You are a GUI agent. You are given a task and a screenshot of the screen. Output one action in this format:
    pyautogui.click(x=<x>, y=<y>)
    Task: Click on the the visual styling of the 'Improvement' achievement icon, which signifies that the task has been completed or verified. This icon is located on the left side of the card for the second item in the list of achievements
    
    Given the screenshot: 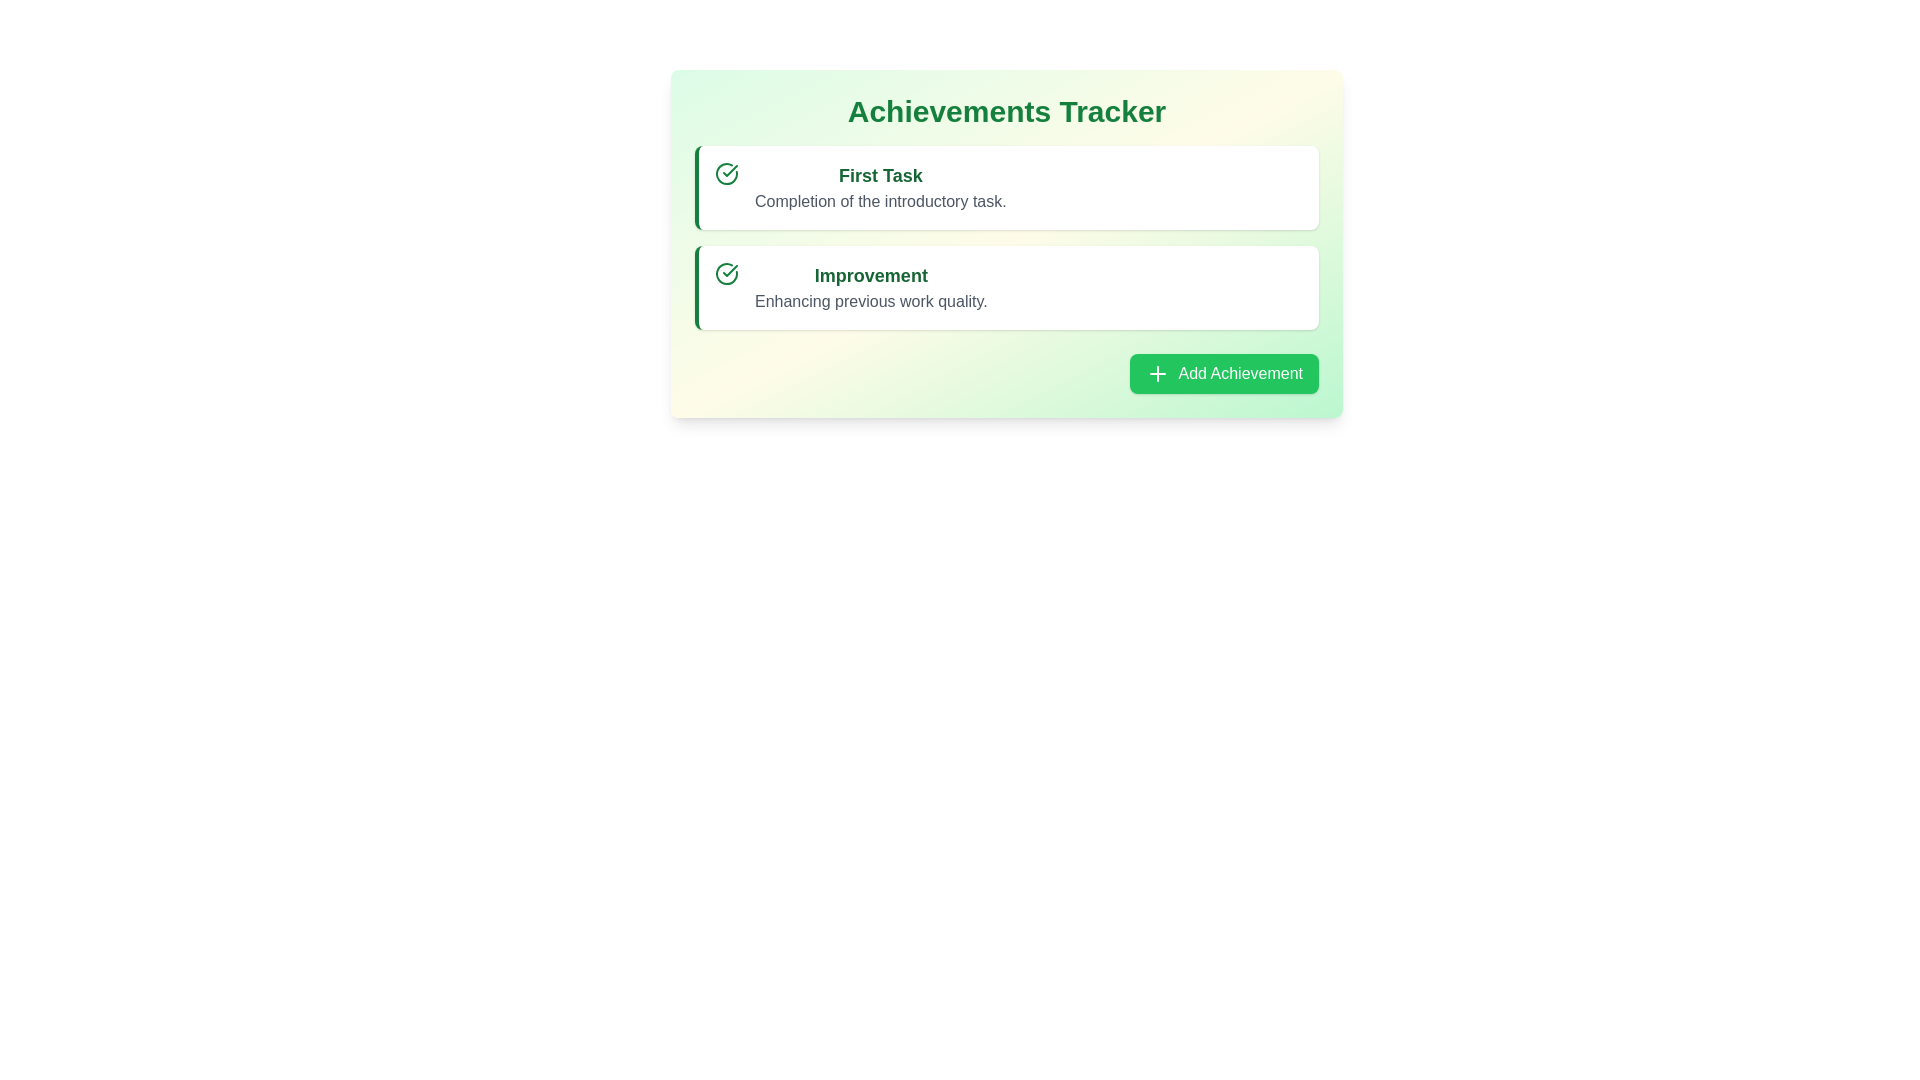 What is the action you would take?
    pyautogui.click(x=725, y=273)
    